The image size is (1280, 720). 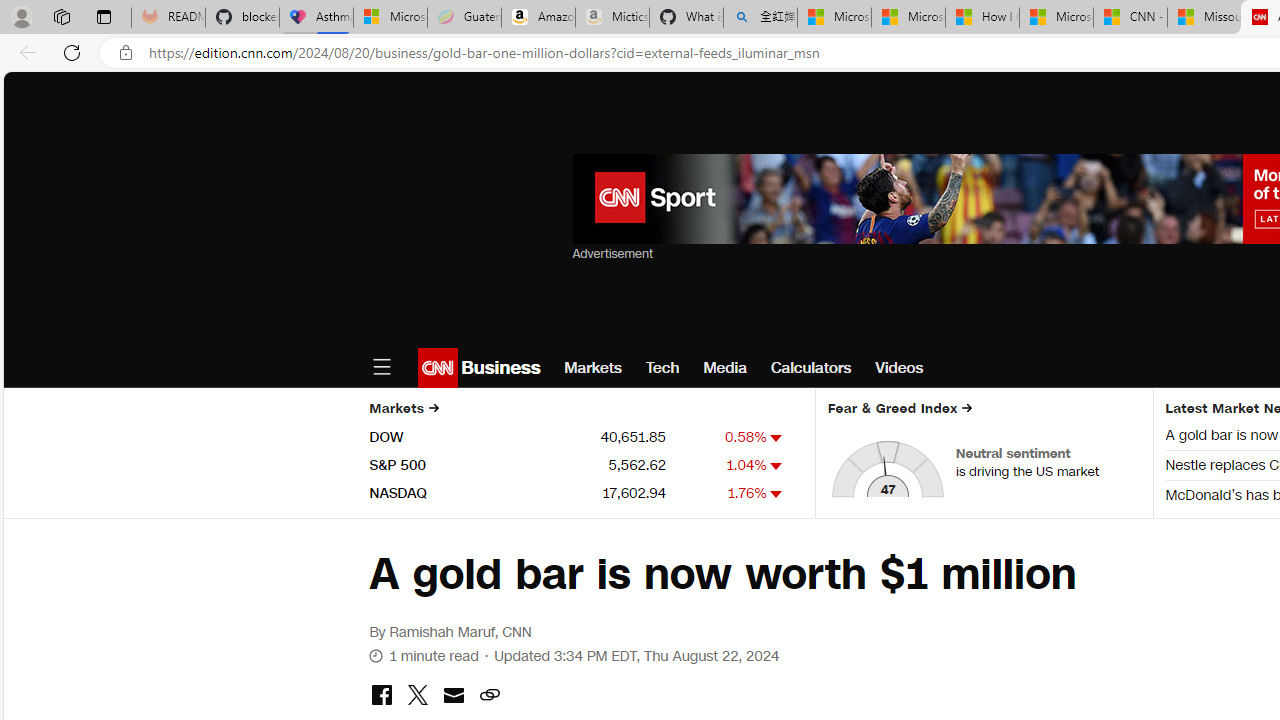 What do you see at coordinates (381, 367) in the screenshot?
I see `'Open Menu Icon'` at bounding box center [381, 367].